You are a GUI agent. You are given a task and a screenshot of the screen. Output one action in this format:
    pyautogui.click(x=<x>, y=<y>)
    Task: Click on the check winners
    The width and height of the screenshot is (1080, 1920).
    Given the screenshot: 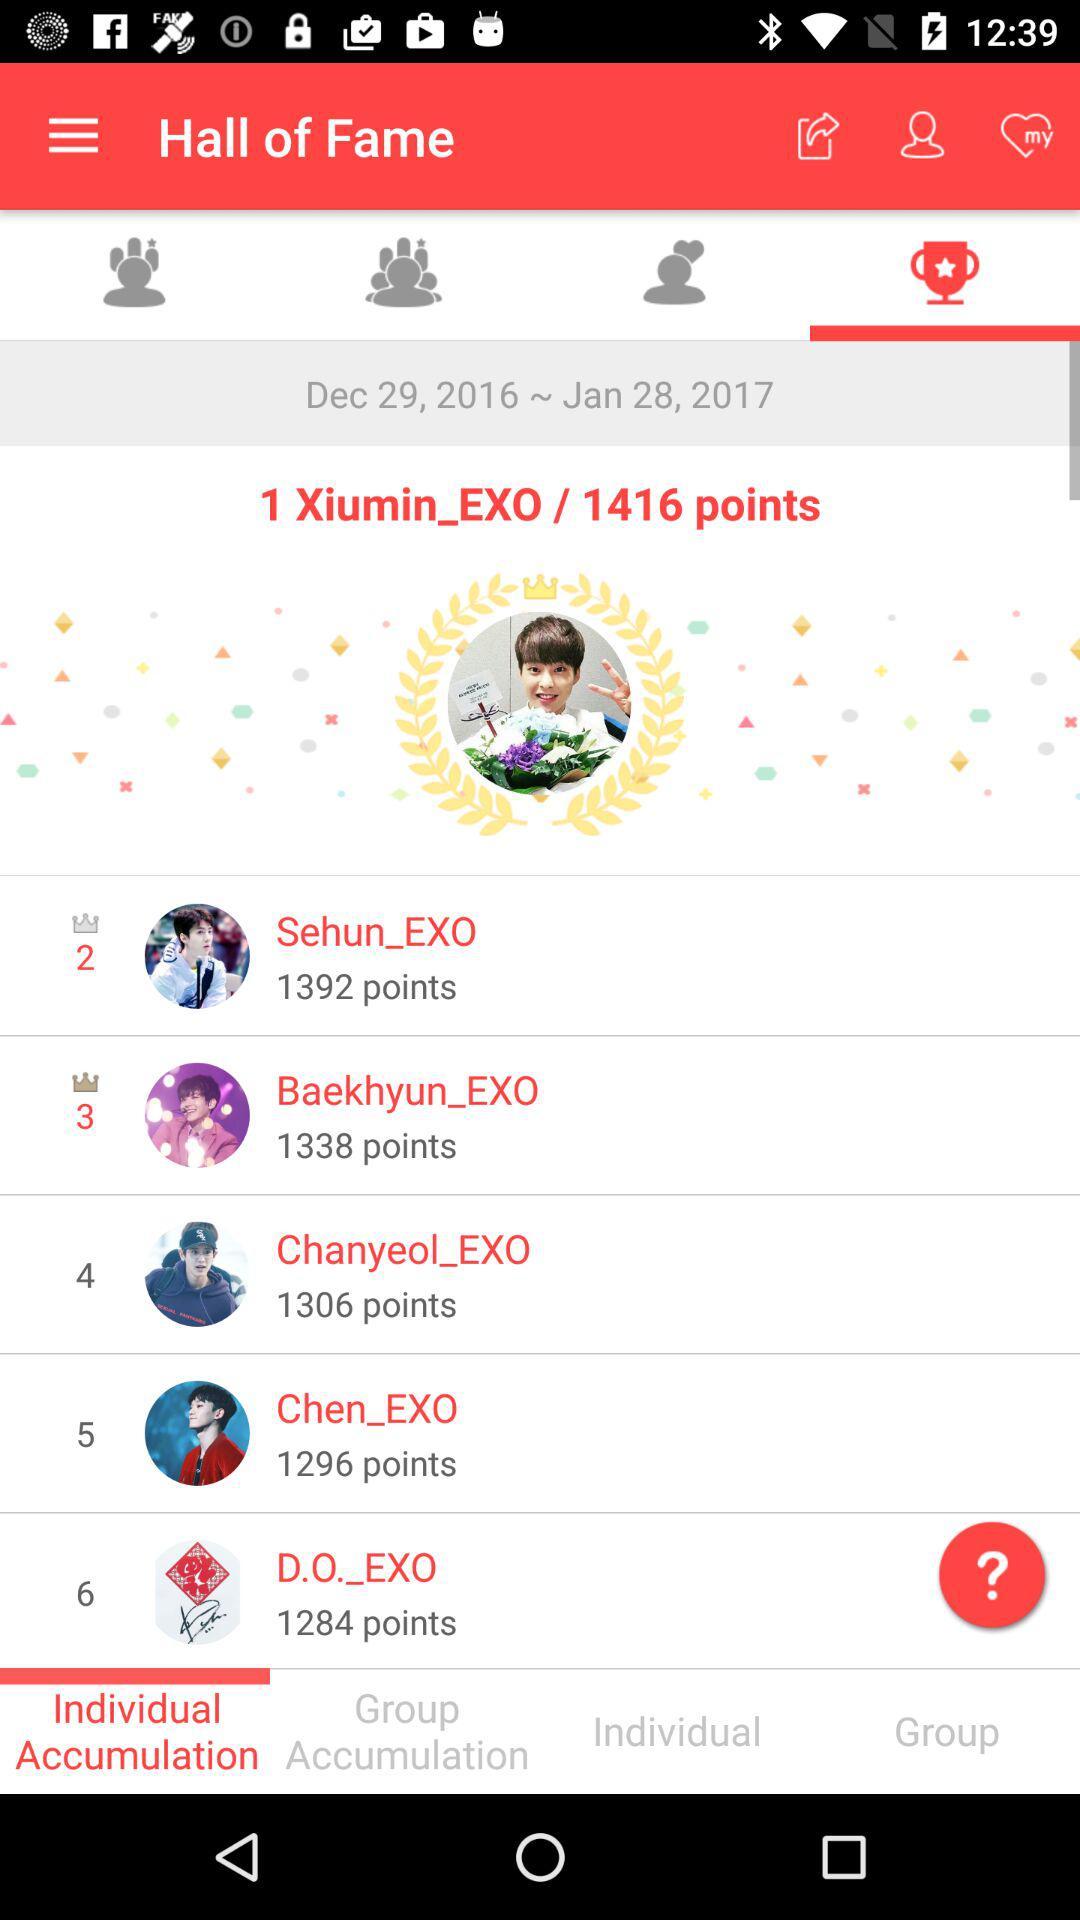 What is the action you would take?
    pyautogui.click(x=945, y=274)
    